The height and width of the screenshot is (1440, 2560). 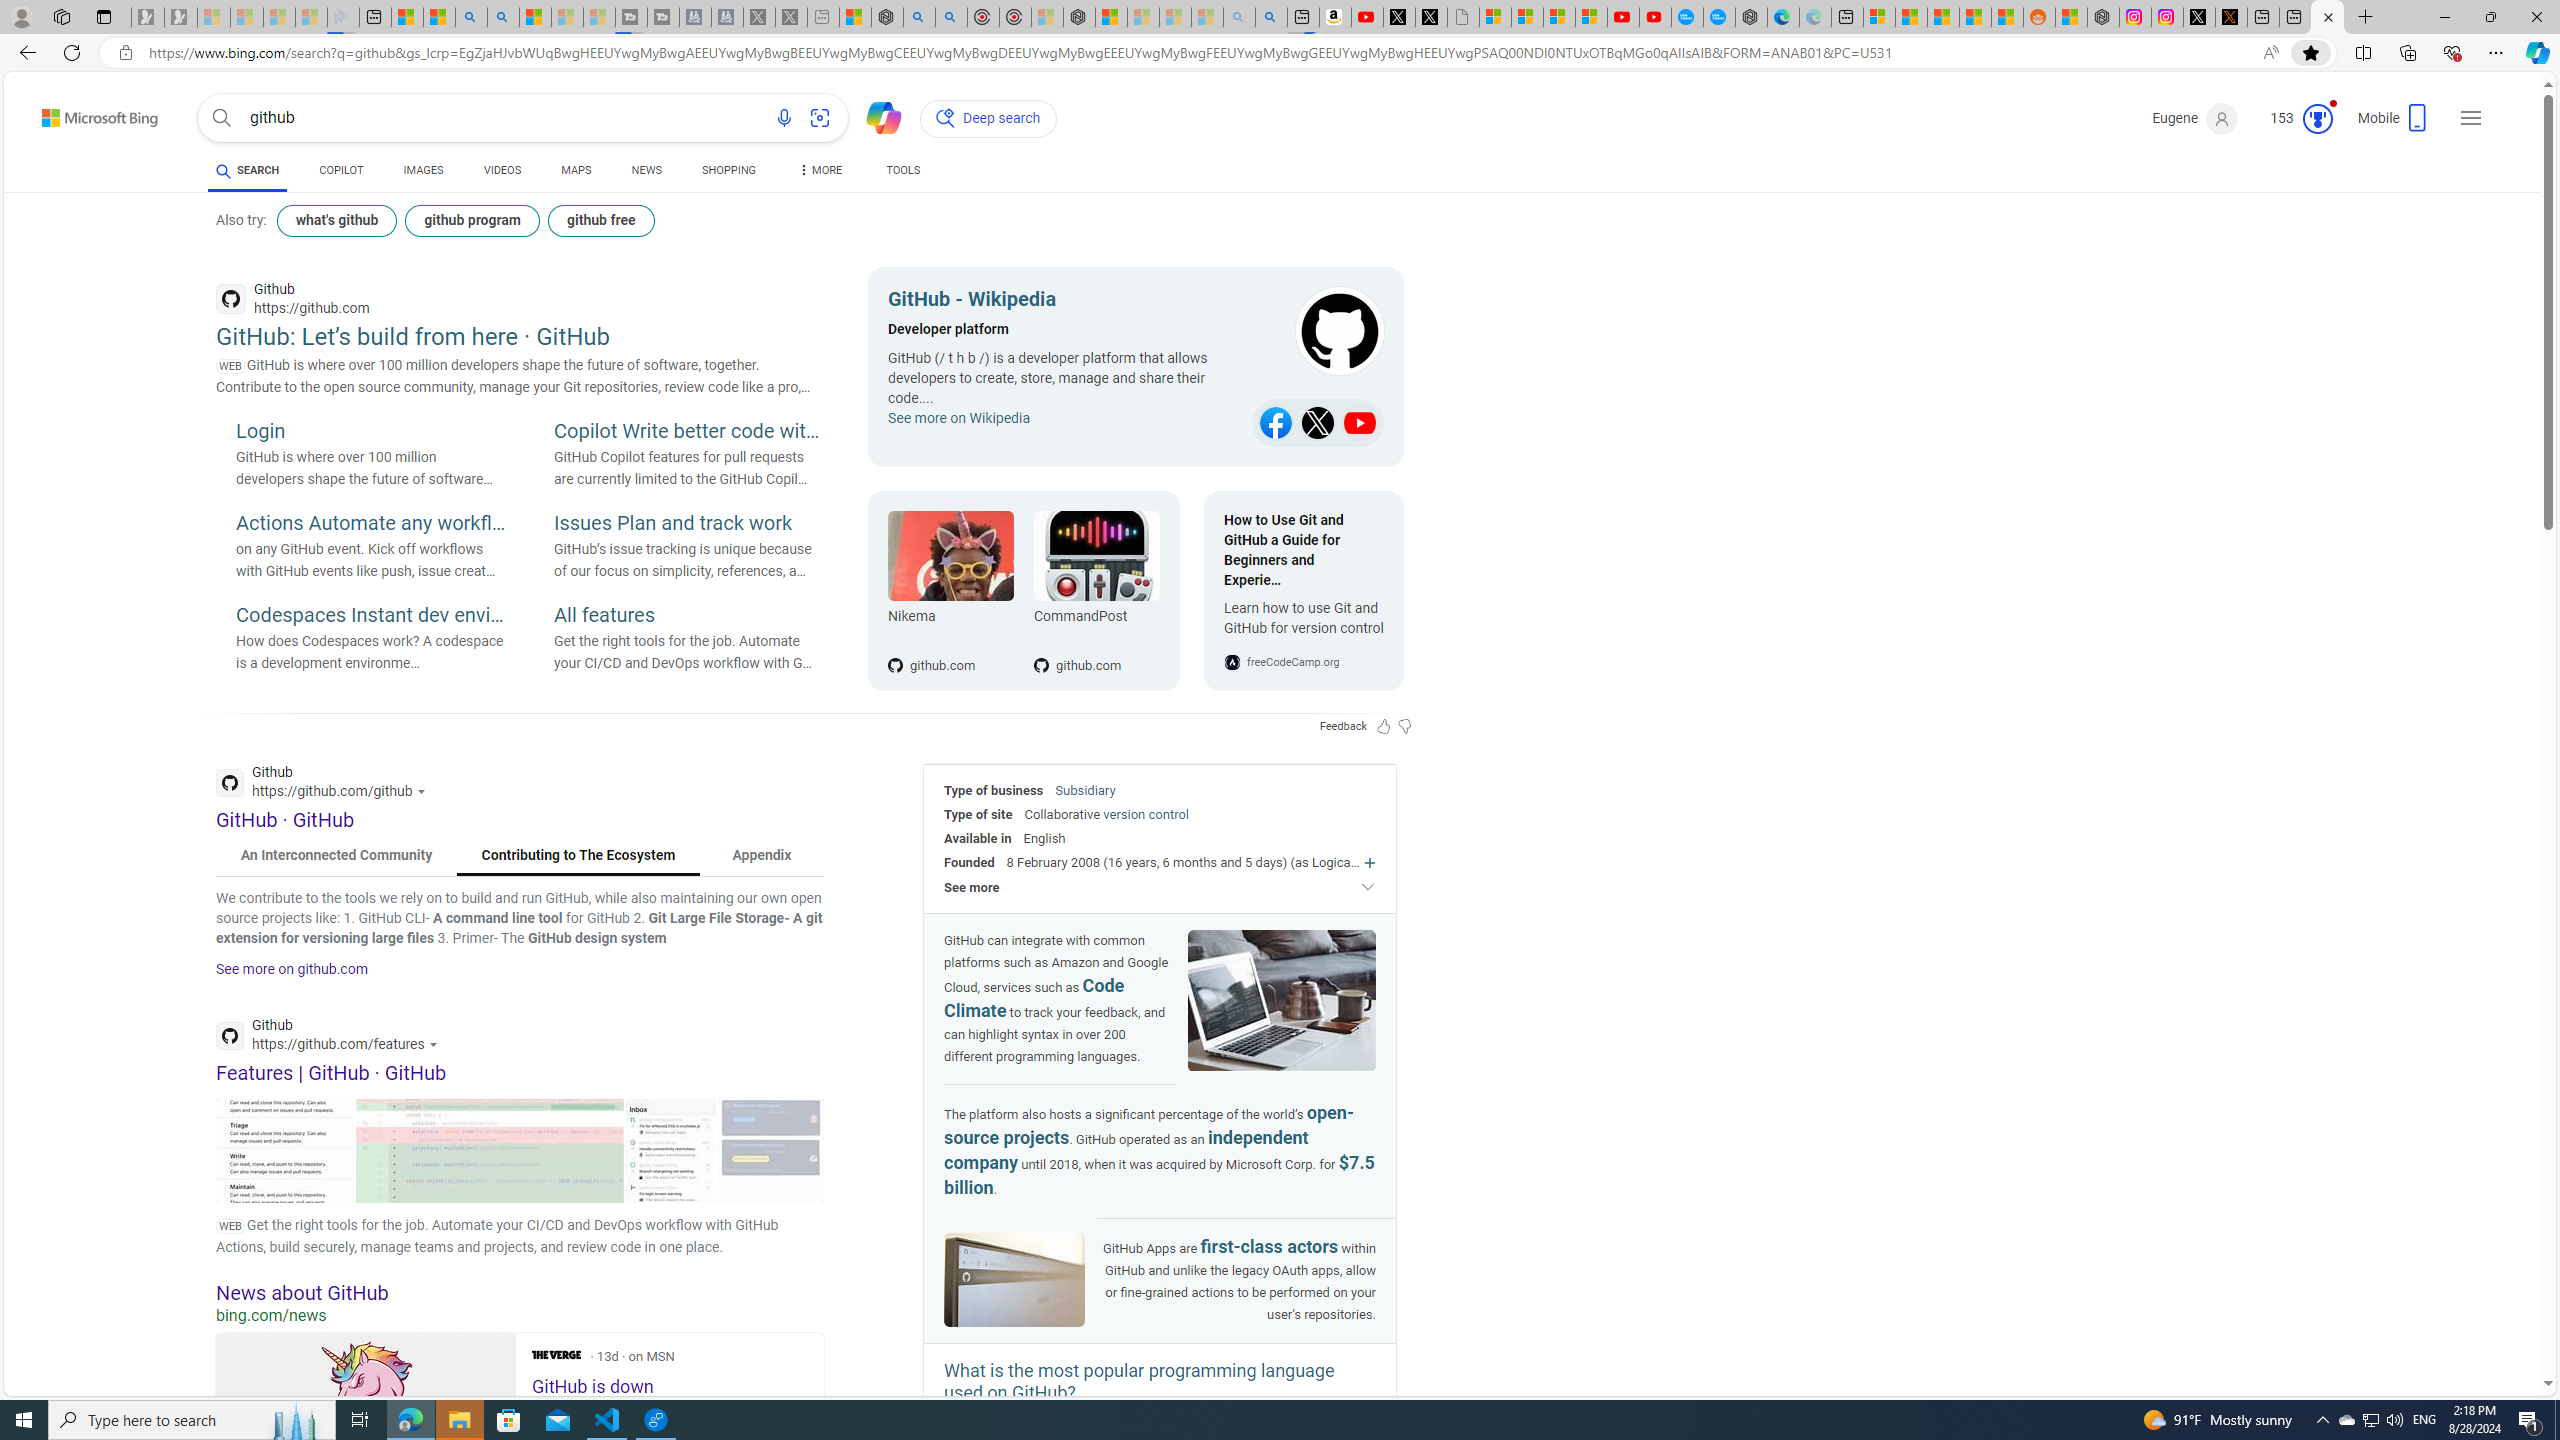 I want to click on 'SHOPPING', so click(x=729, y=172).